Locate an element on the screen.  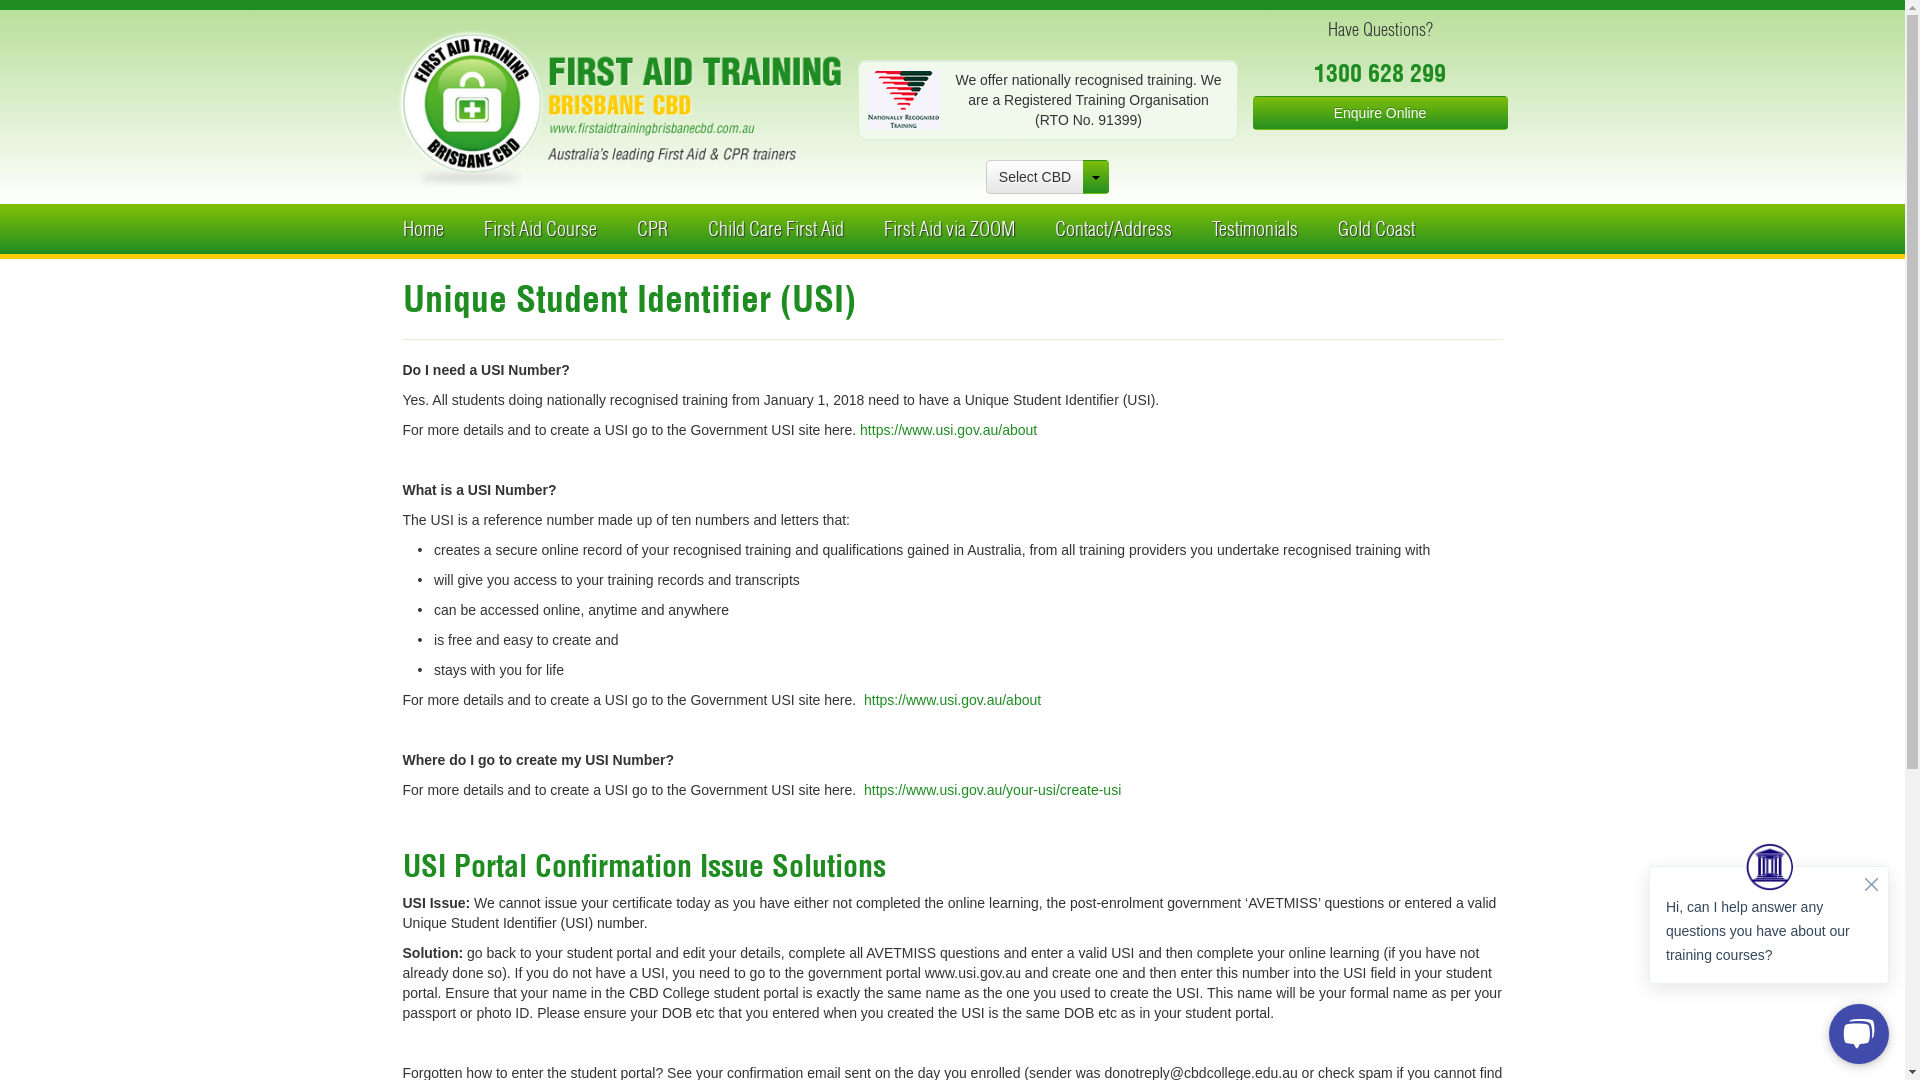
'Child Care First Aid' is located at coordinates (775, 227).